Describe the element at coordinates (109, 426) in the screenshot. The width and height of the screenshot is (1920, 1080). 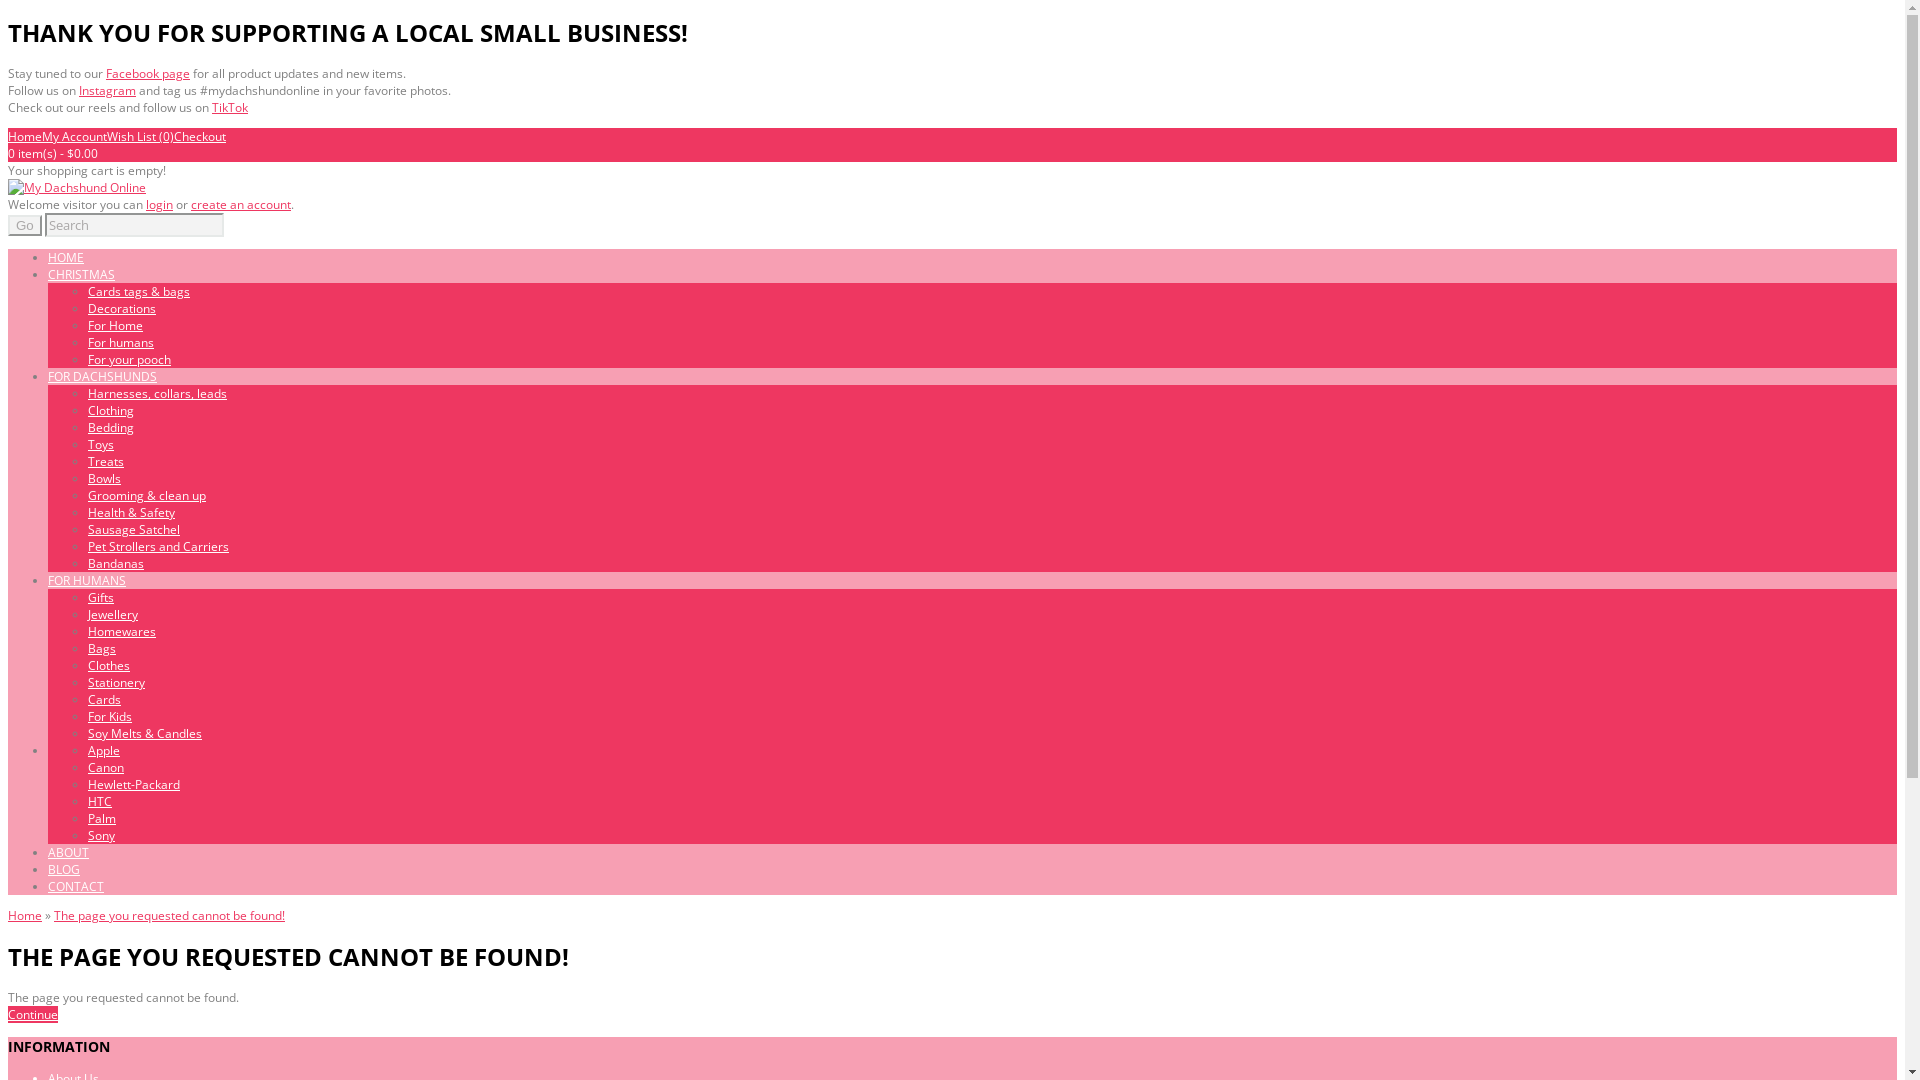
I see `'Bedding'` at that location.